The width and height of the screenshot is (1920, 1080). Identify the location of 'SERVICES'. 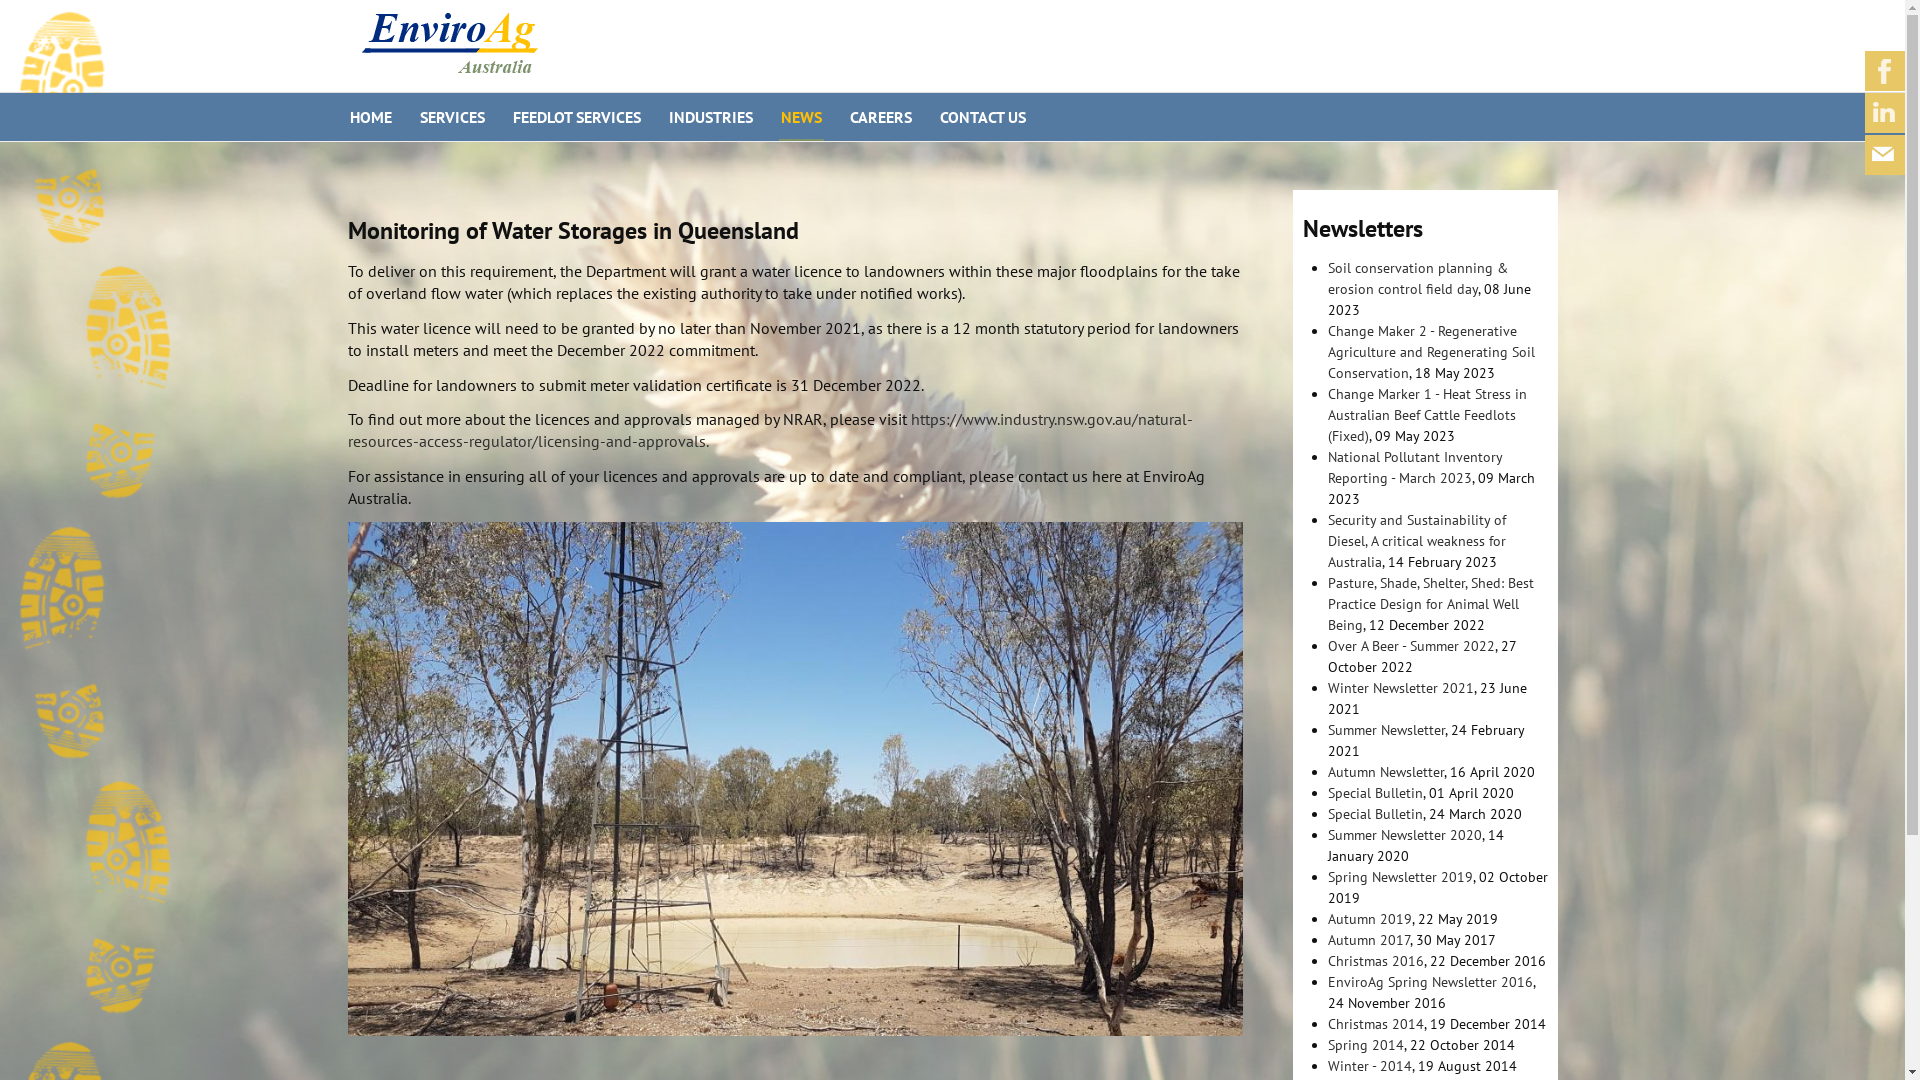
(451, 116).